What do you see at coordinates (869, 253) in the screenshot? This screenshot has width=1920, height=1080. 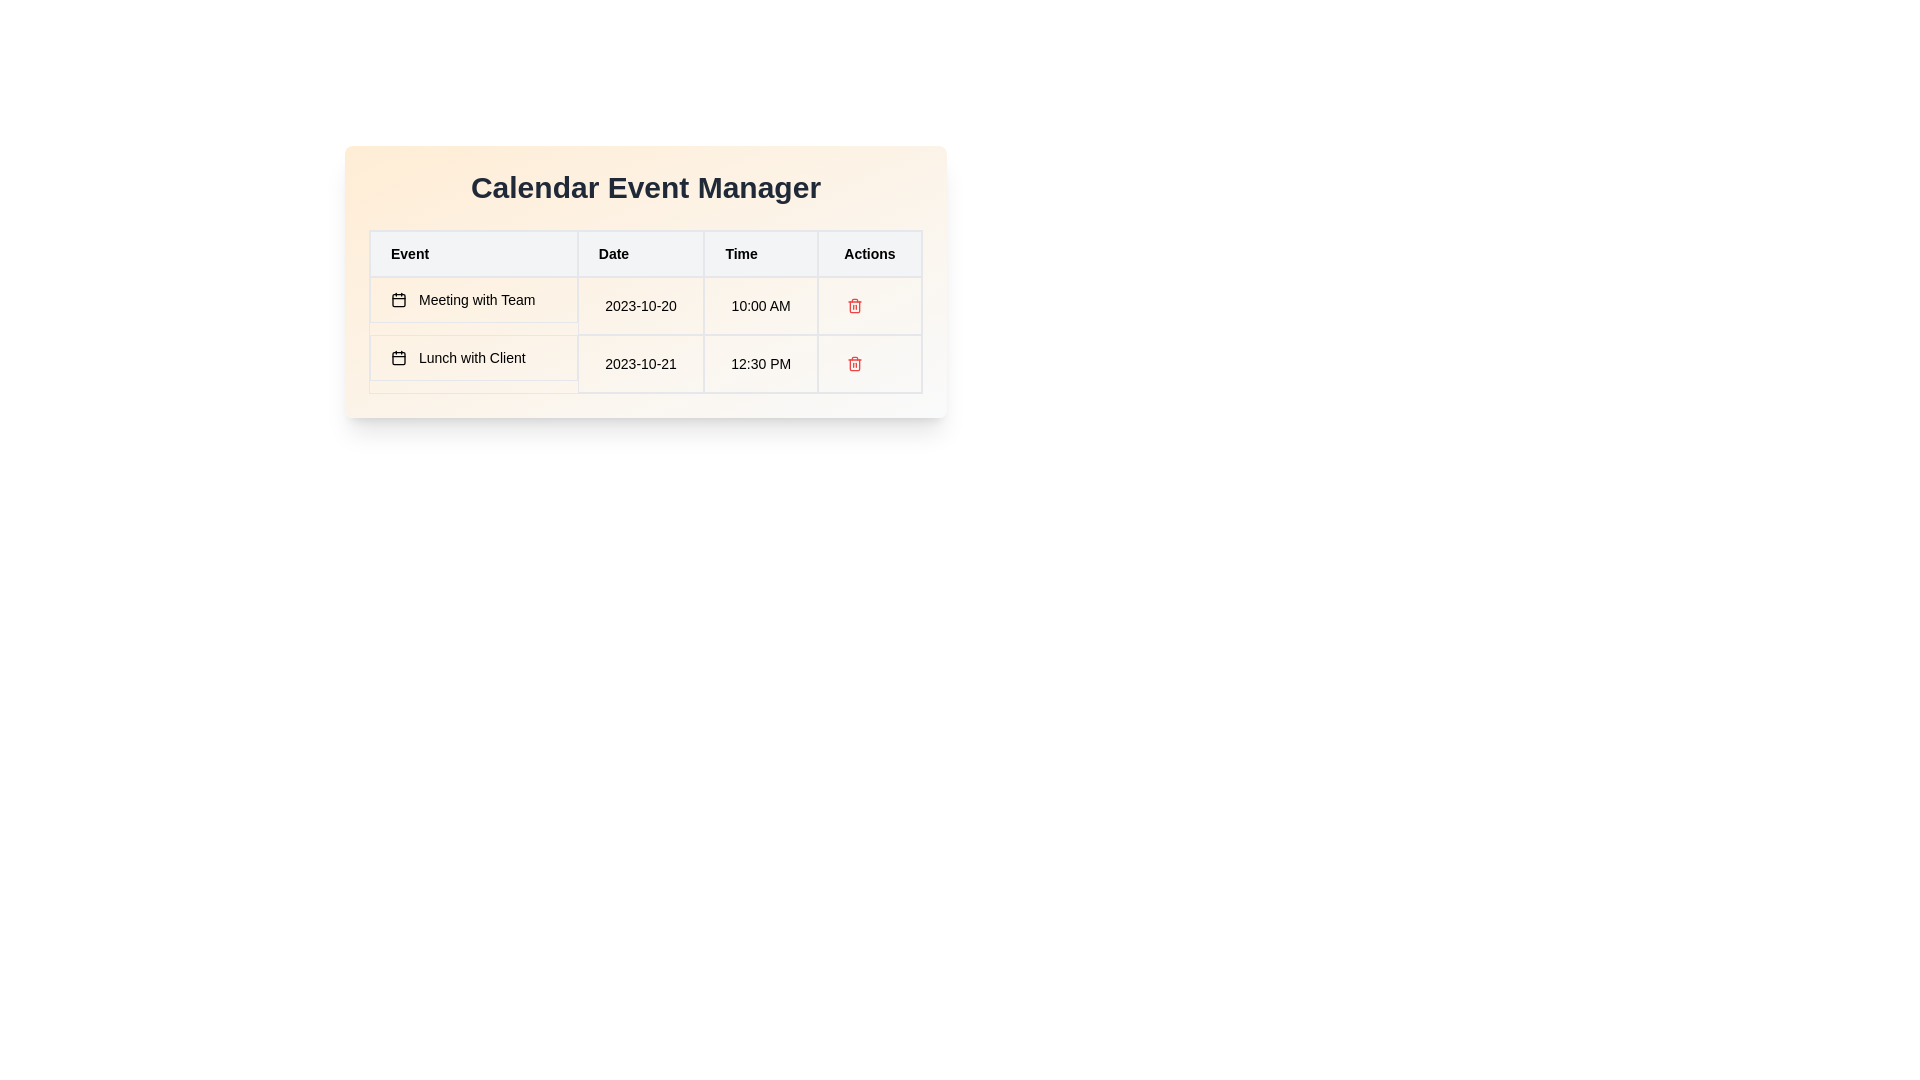 I see `the 'Actions' column header in the table, which is the fourth header and positioned to the right of the 'Time' header, indicating actionable items` at bounding box center [869, 253].